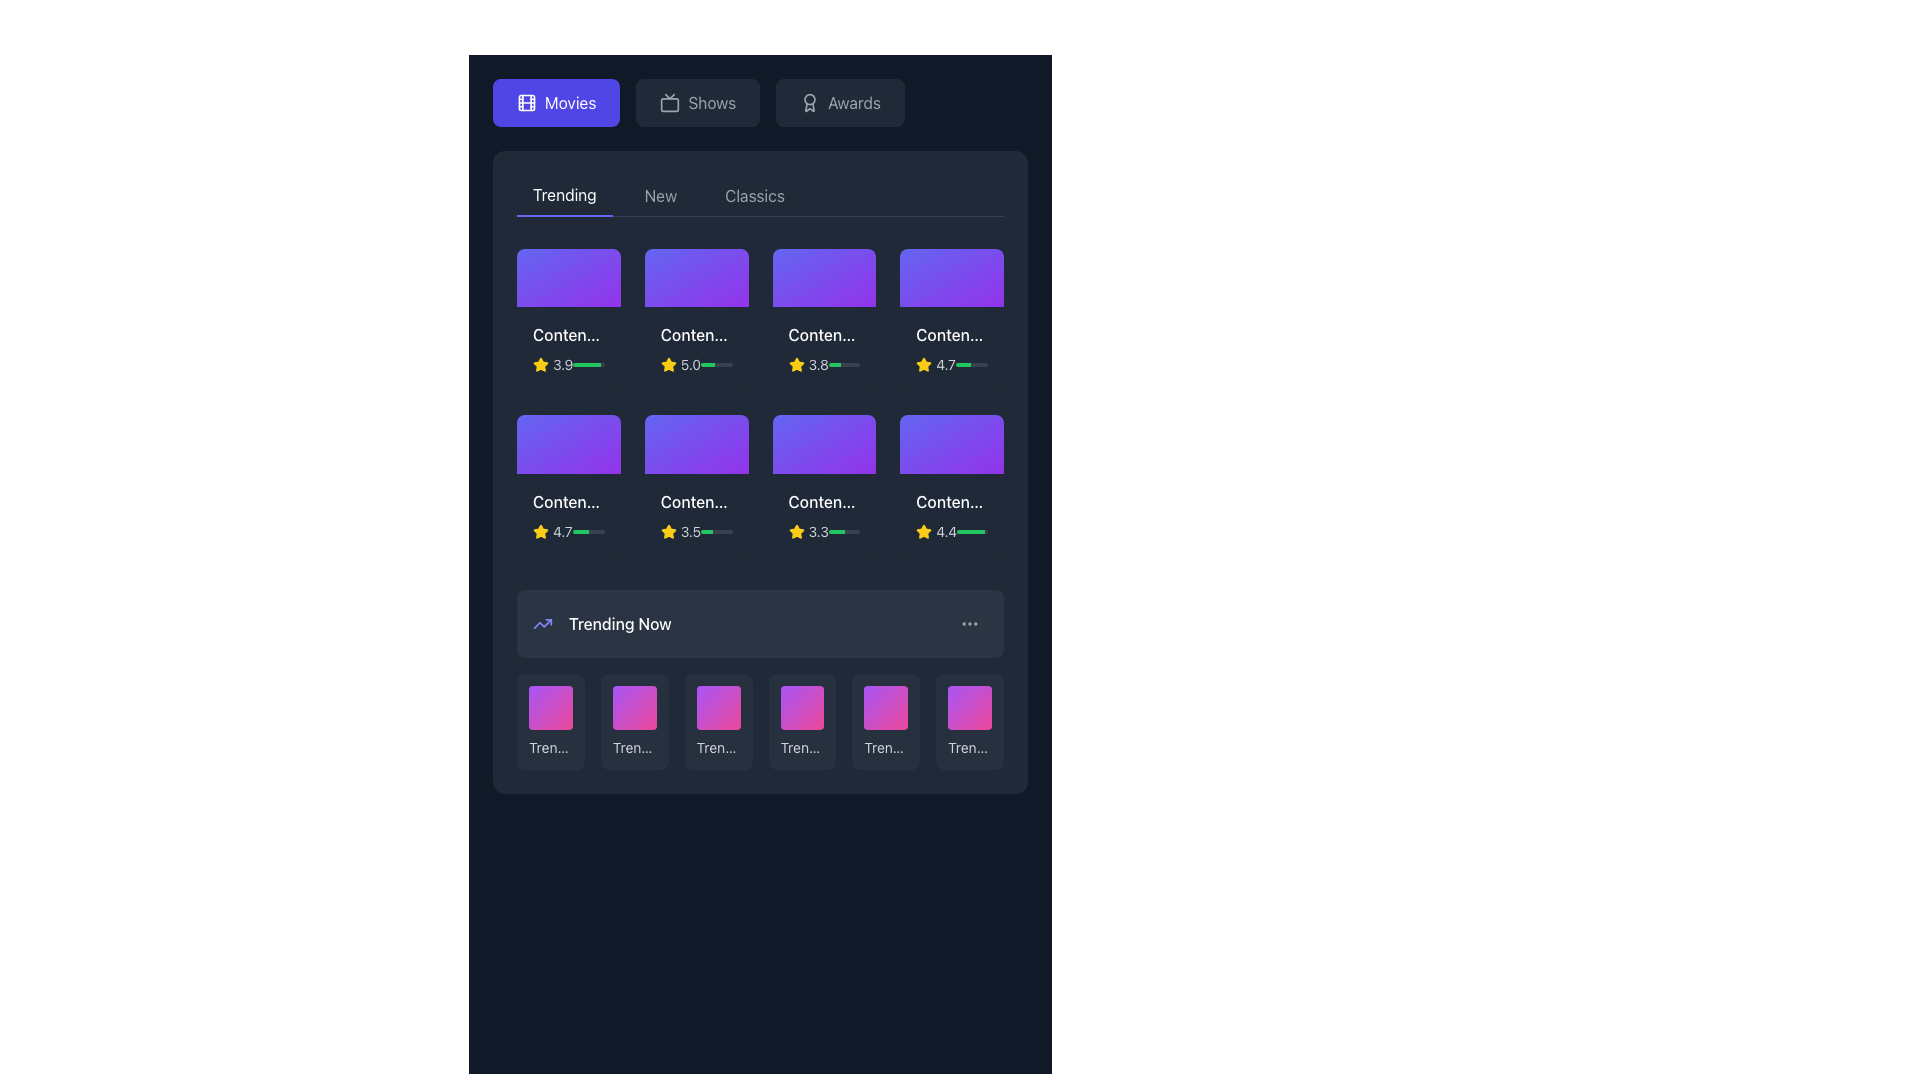  Describe the element at coordinates (599, 268) in the screenshot. I see `the favorite or like button located in the top-right corner of the content card labeled 'Content Title' in the 'Trending' section` at that location.